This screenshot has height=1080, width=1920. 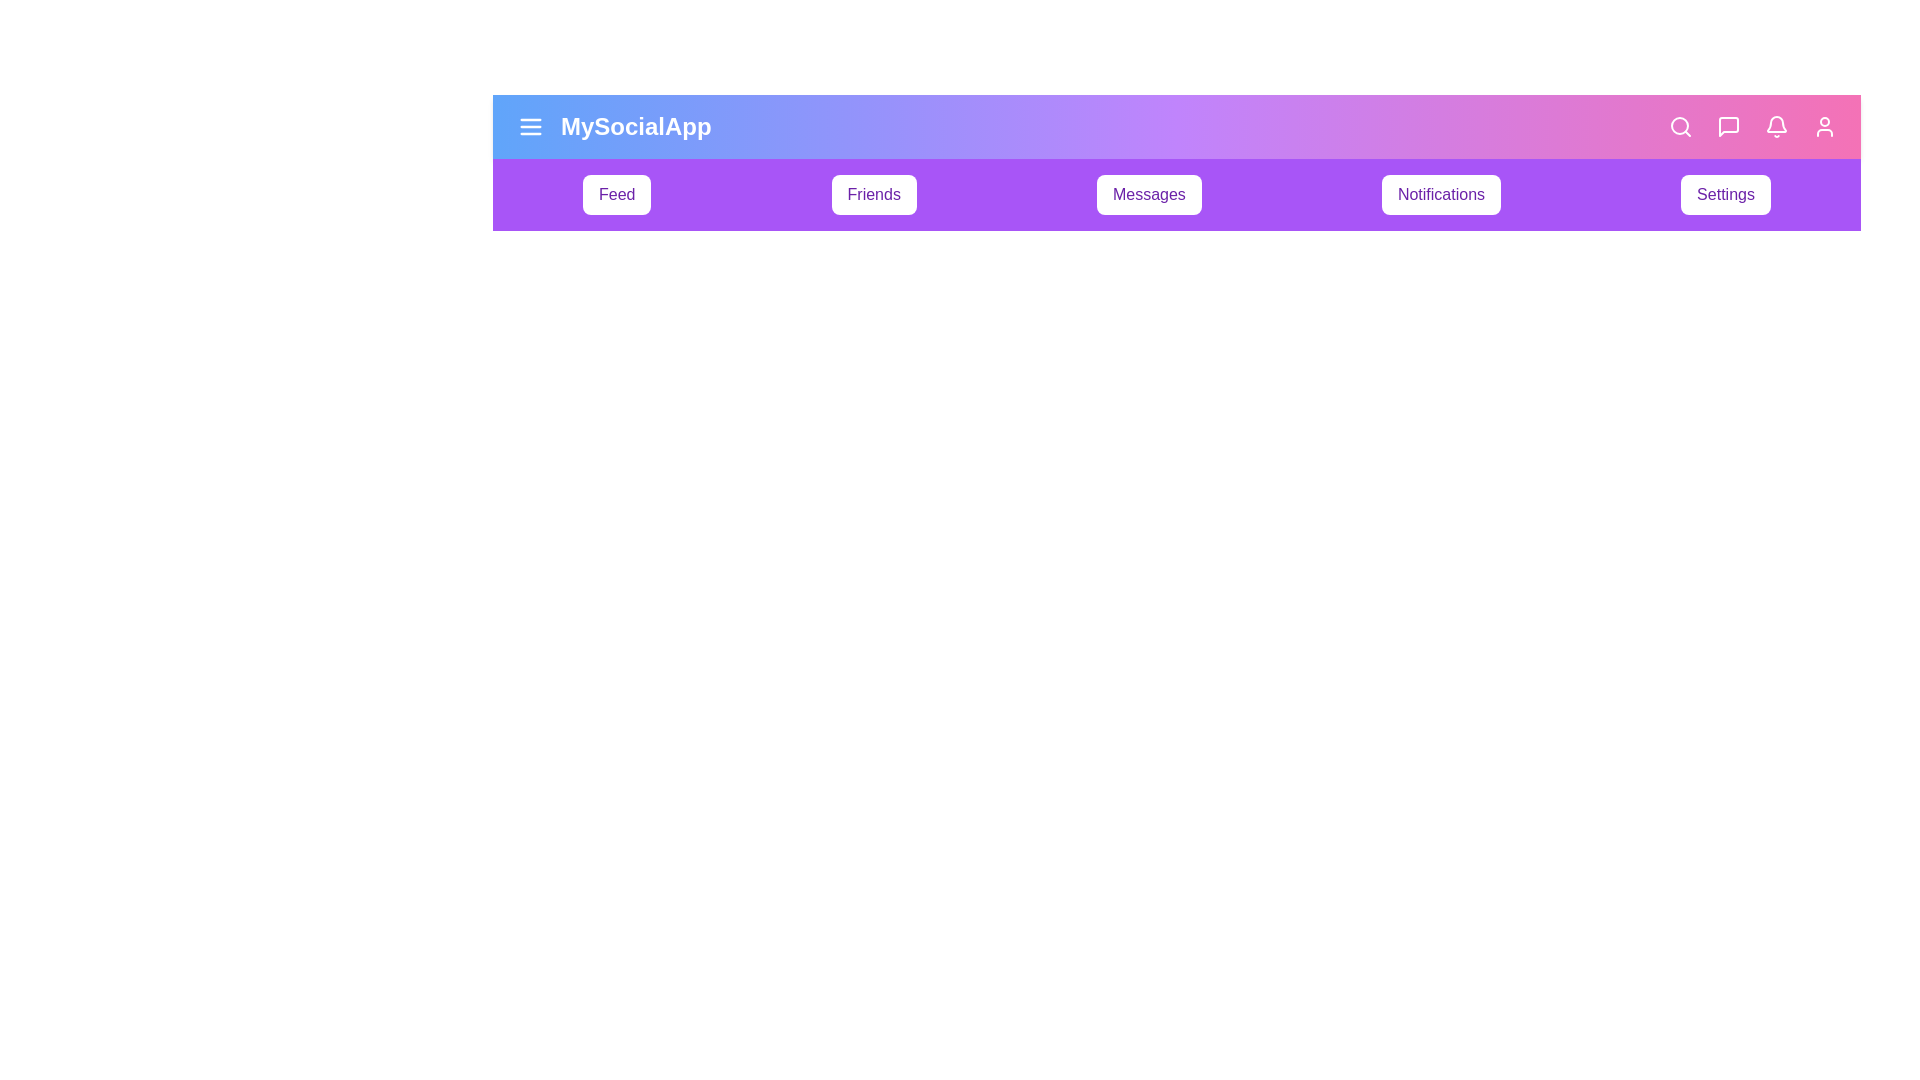 What do you see at coordinates (1680, 127) in the screenshot?
I see `the search navigation icon` at bounding box center [1680, 127].